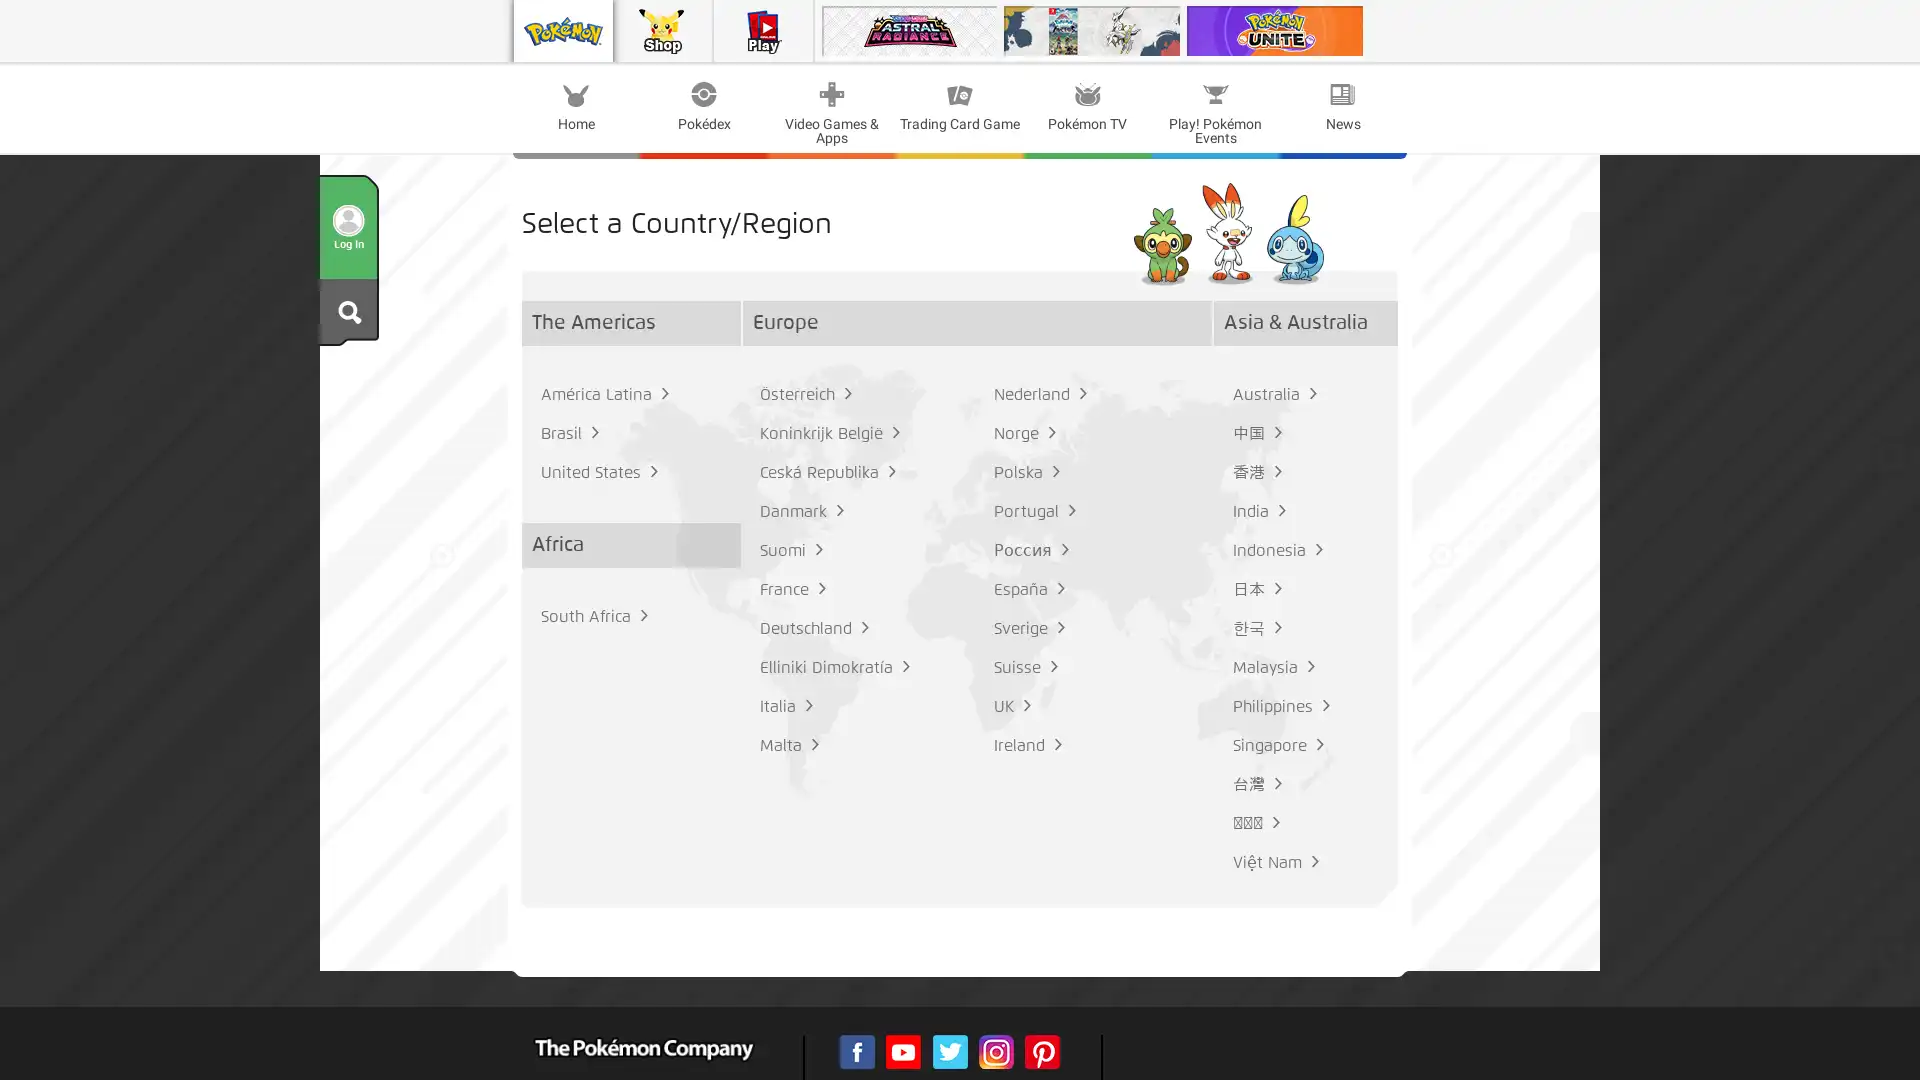 The width and height of the screenshot is (1920, 1080). Describe the element at coordinates (886, 312) in the screenshot. I see `Manage Cookies` at that location.